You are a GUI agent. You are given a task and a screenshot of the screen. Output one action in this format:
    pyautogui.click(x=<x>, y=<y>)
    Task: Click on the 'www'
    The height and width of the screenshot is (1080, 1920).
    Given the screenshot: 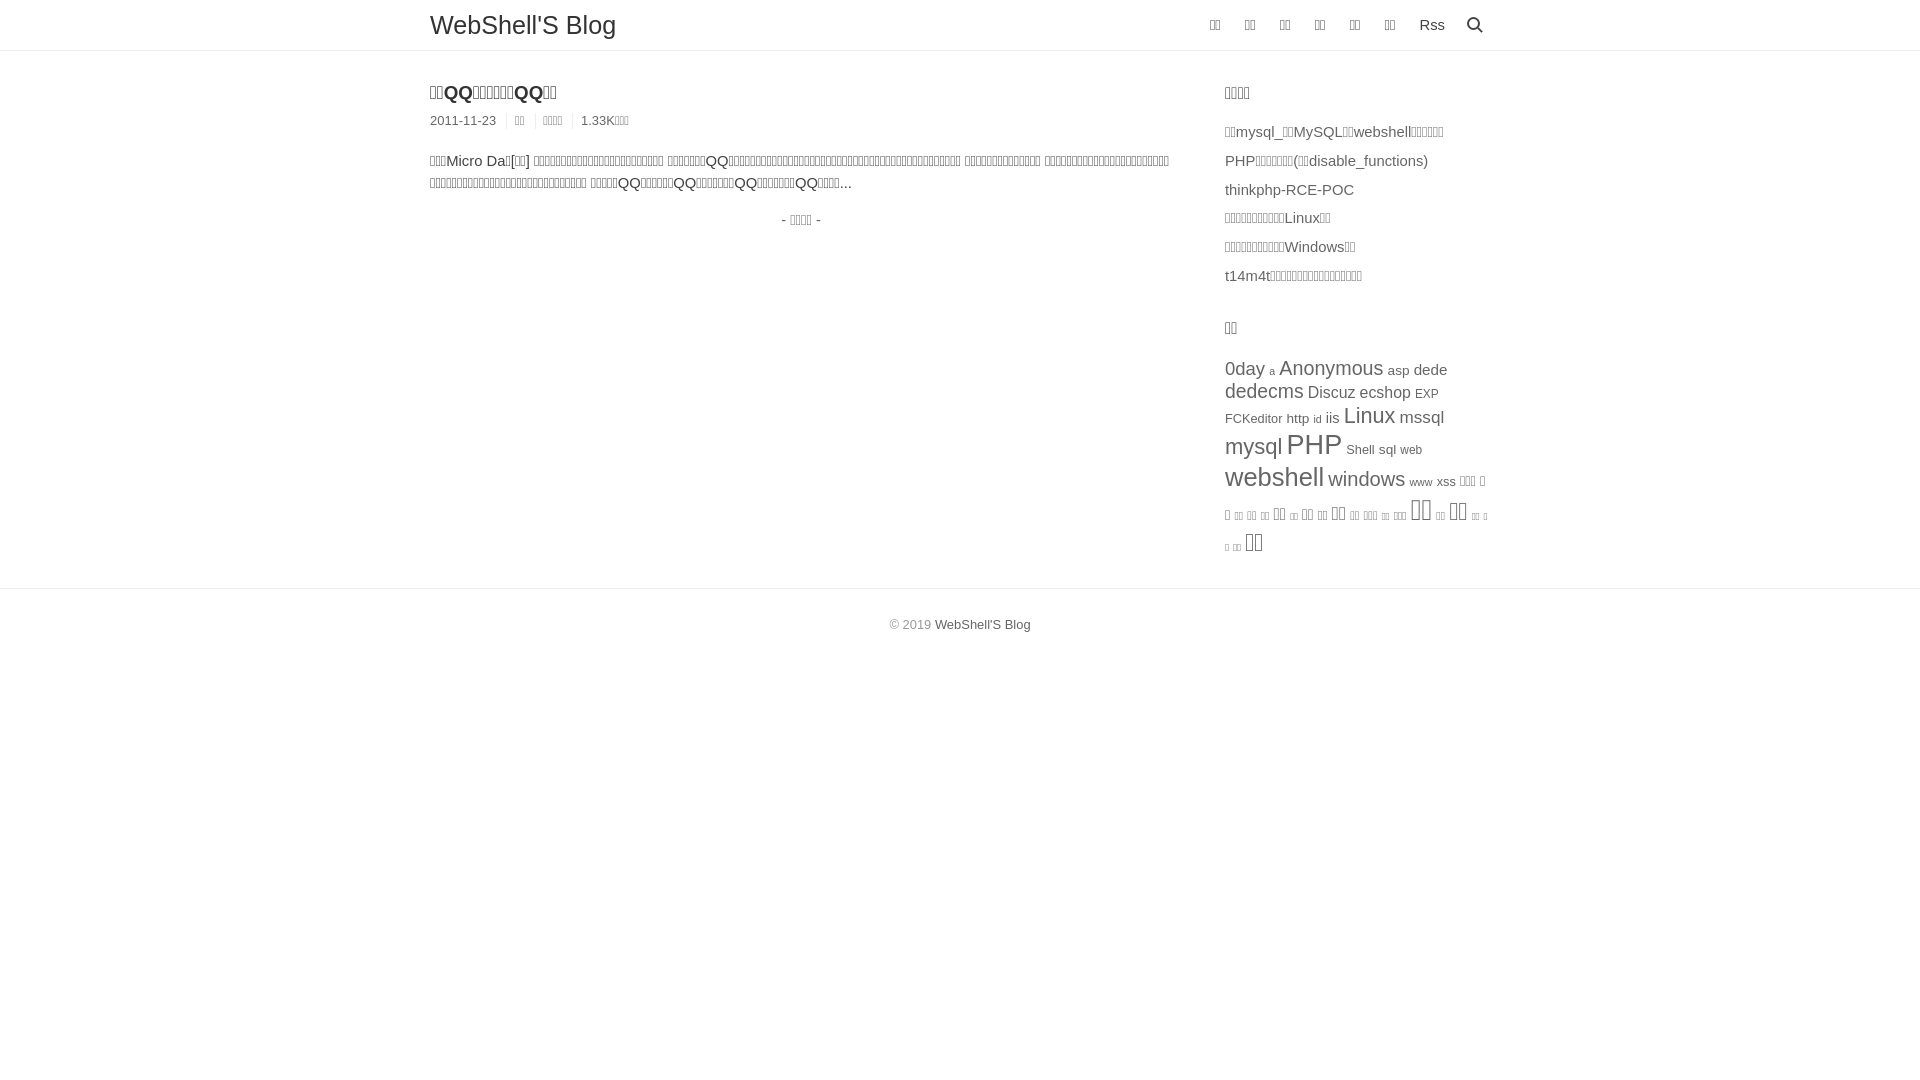 What is the action you would take?
    pyautogui.click(x=1419, y=482)
    